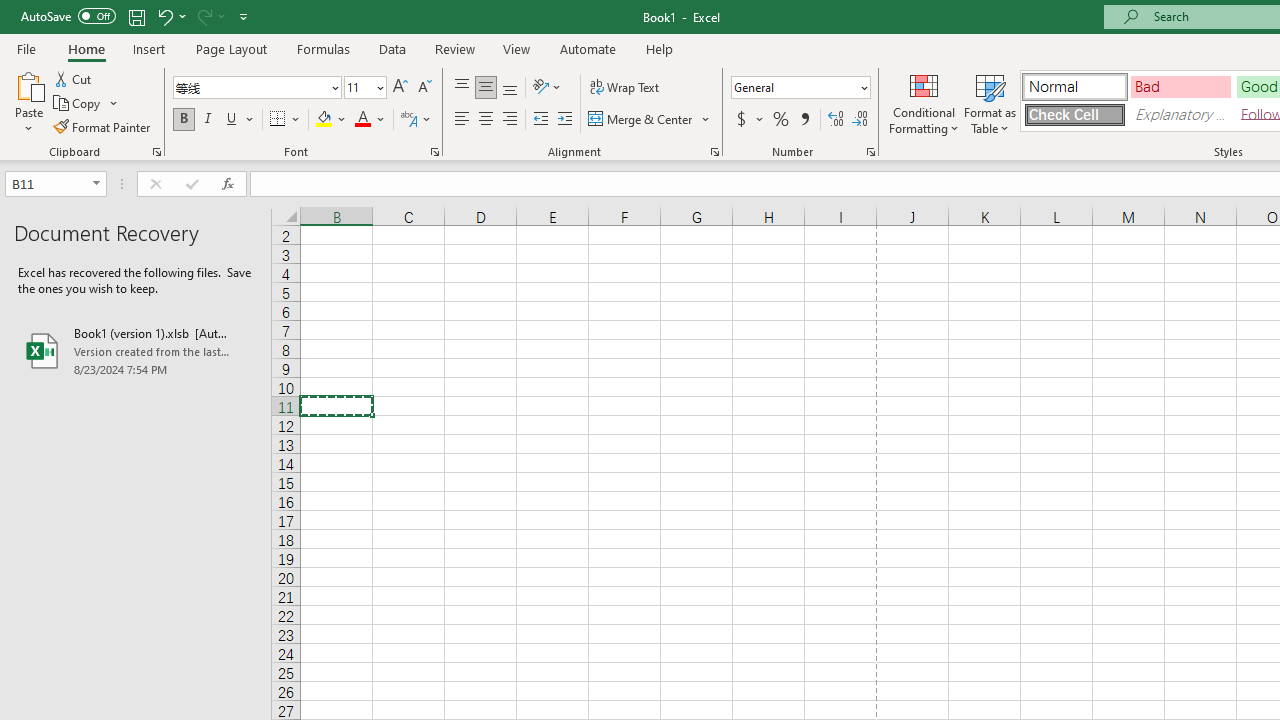 This screenshot has width=1280, height=720. I want to click on 'Format Cell Font', so click(434, 150).